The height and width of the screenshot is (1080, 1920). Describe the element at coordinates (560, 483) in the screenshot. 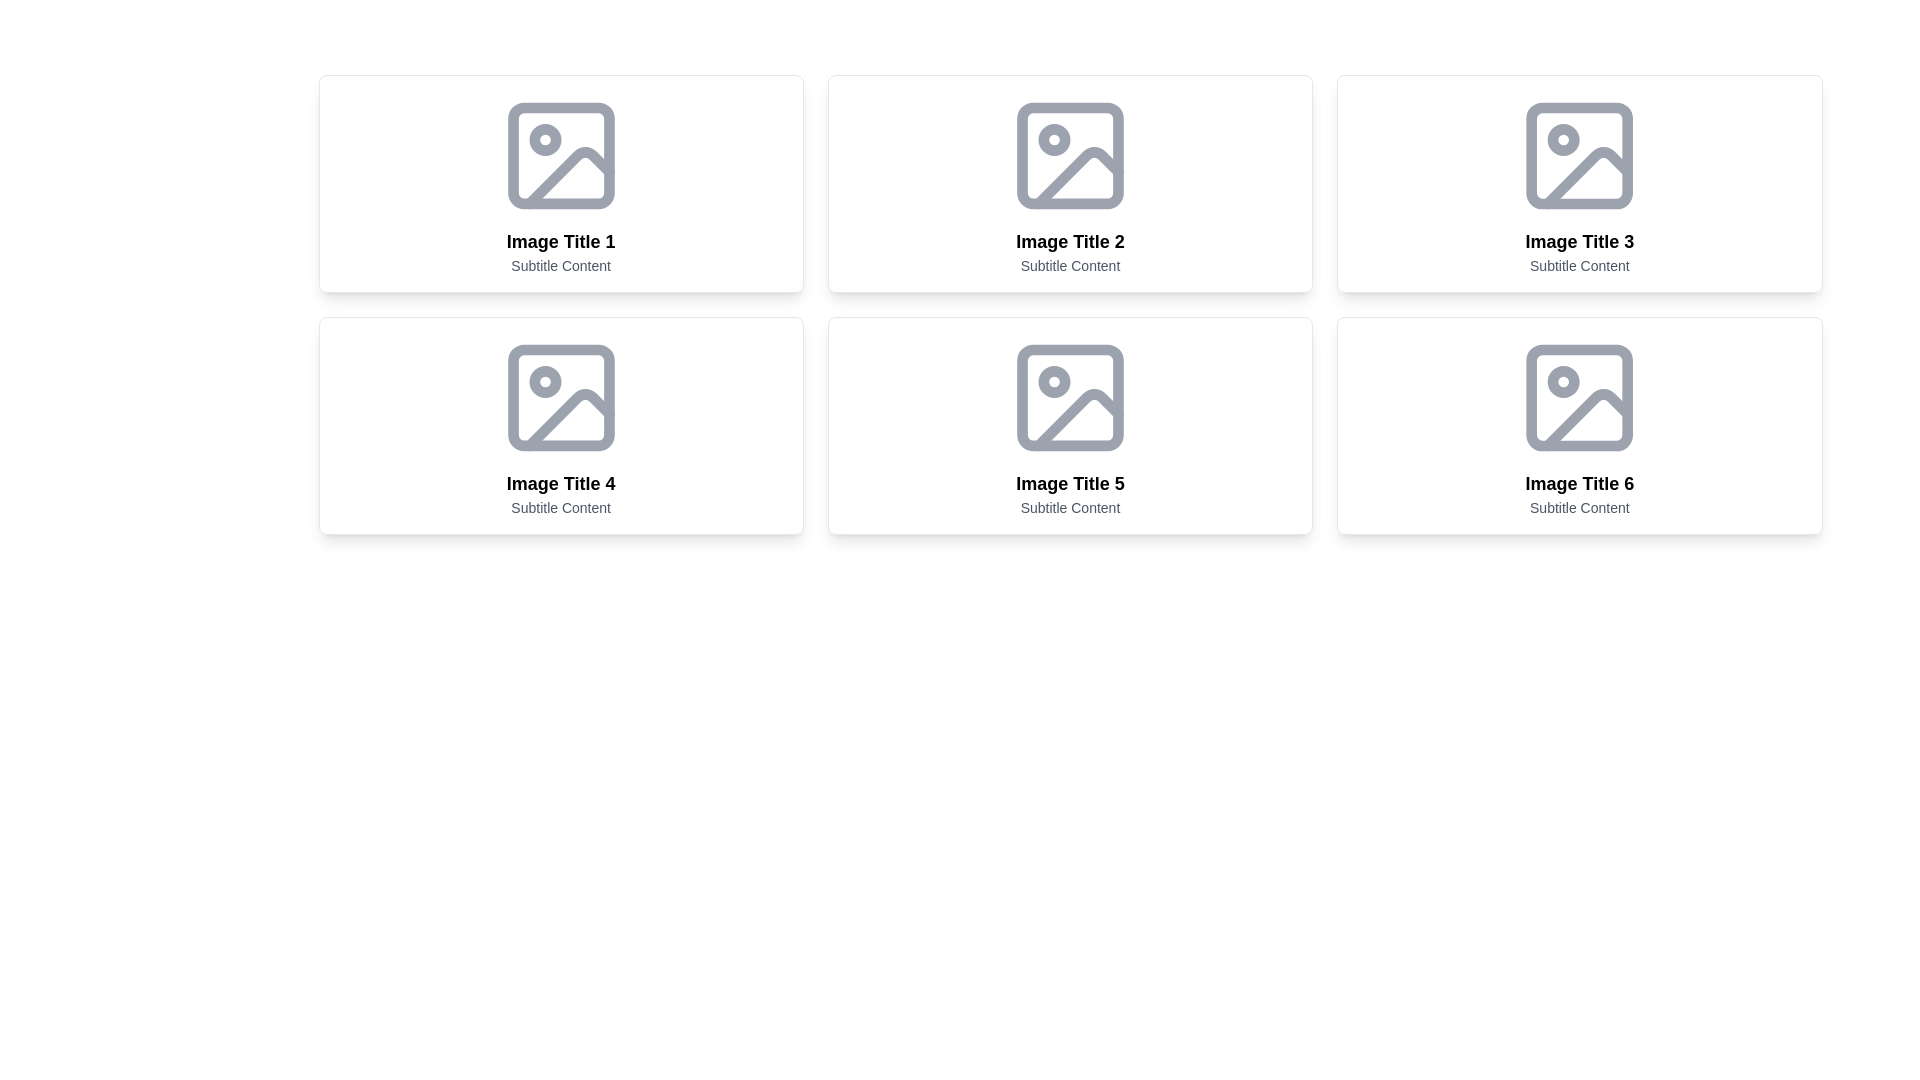

I see `text content of the fourth title in a 2x3 grid layout of image cards, located in the second row and first column, which serves as the heading for the associated image card` at that location.